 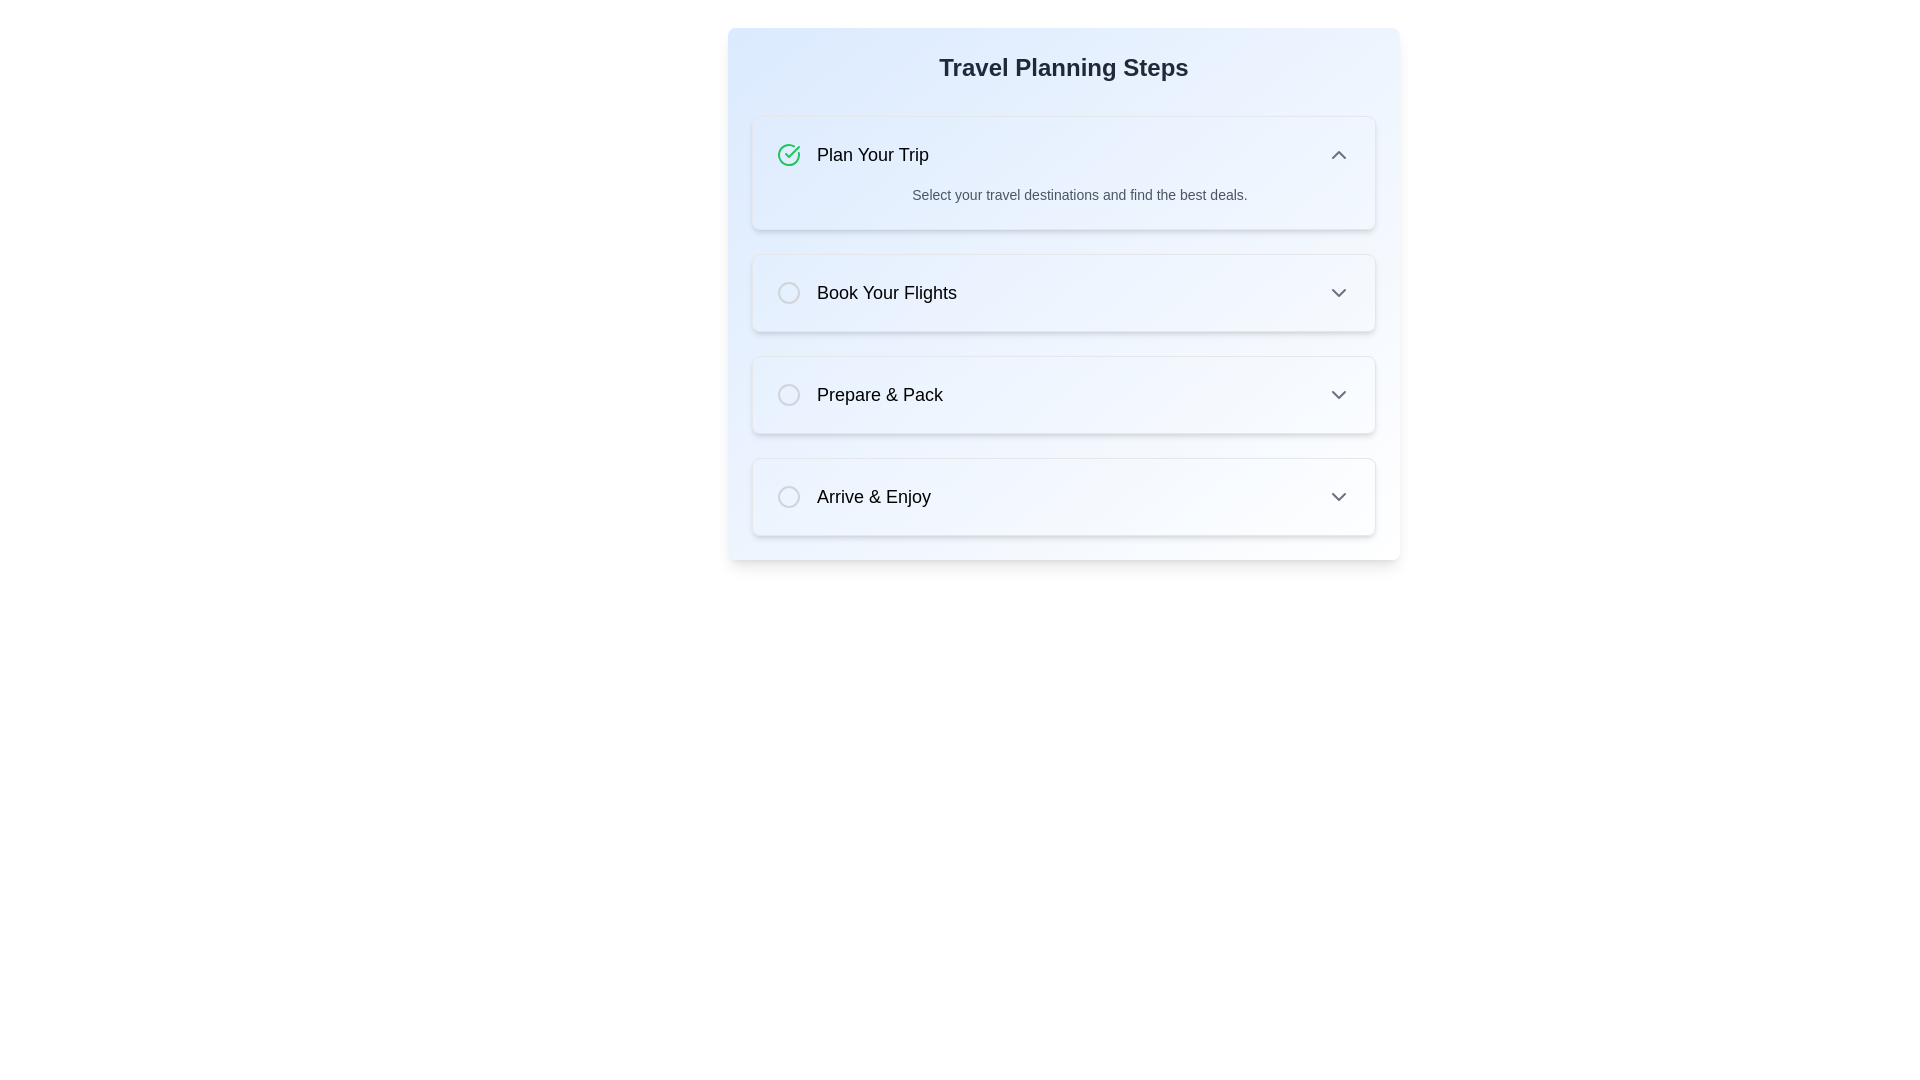 I want to click on the first circular icon in the 'Book Your Flights' section, which has a gray outline and serves as a selectable radio button, so click(x=787, y=293).